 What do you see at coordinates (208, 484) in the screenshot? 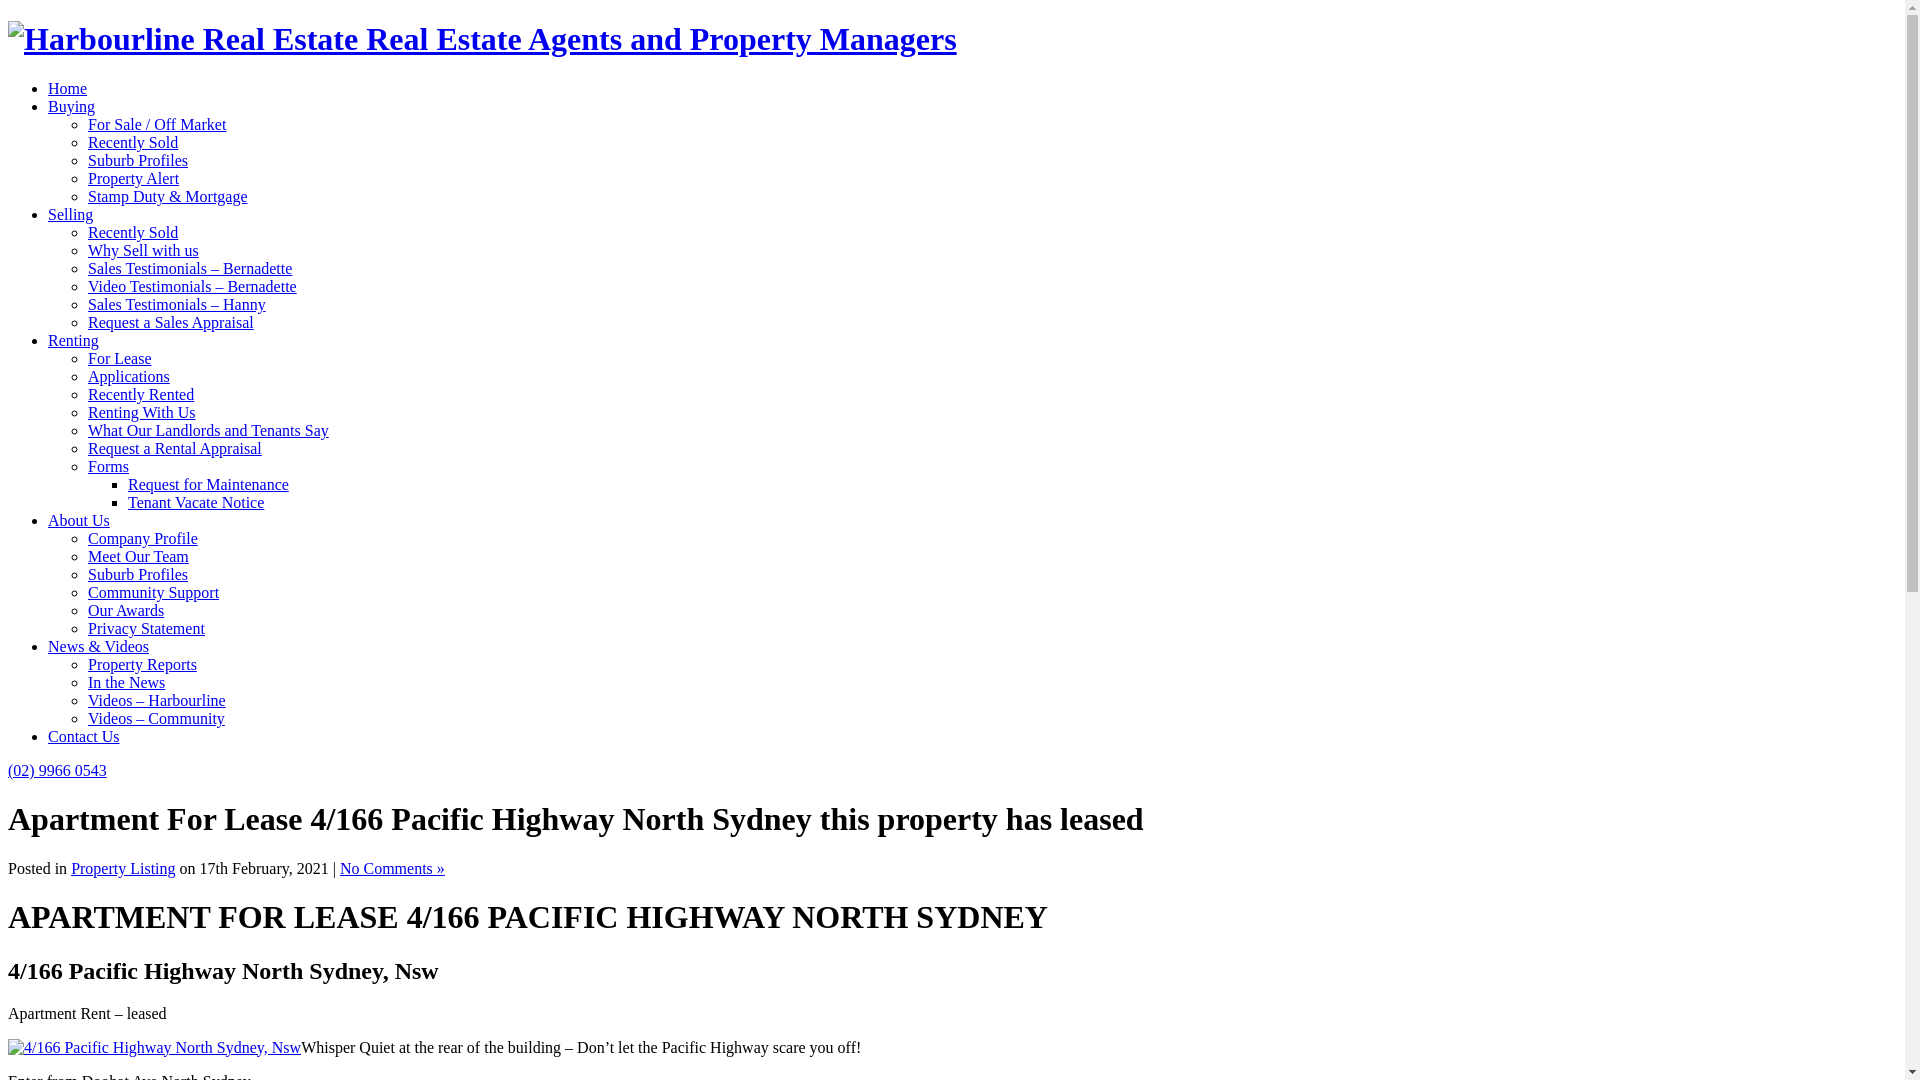
I see `'Request for Maintenance'` at bounding box center [208, 484].